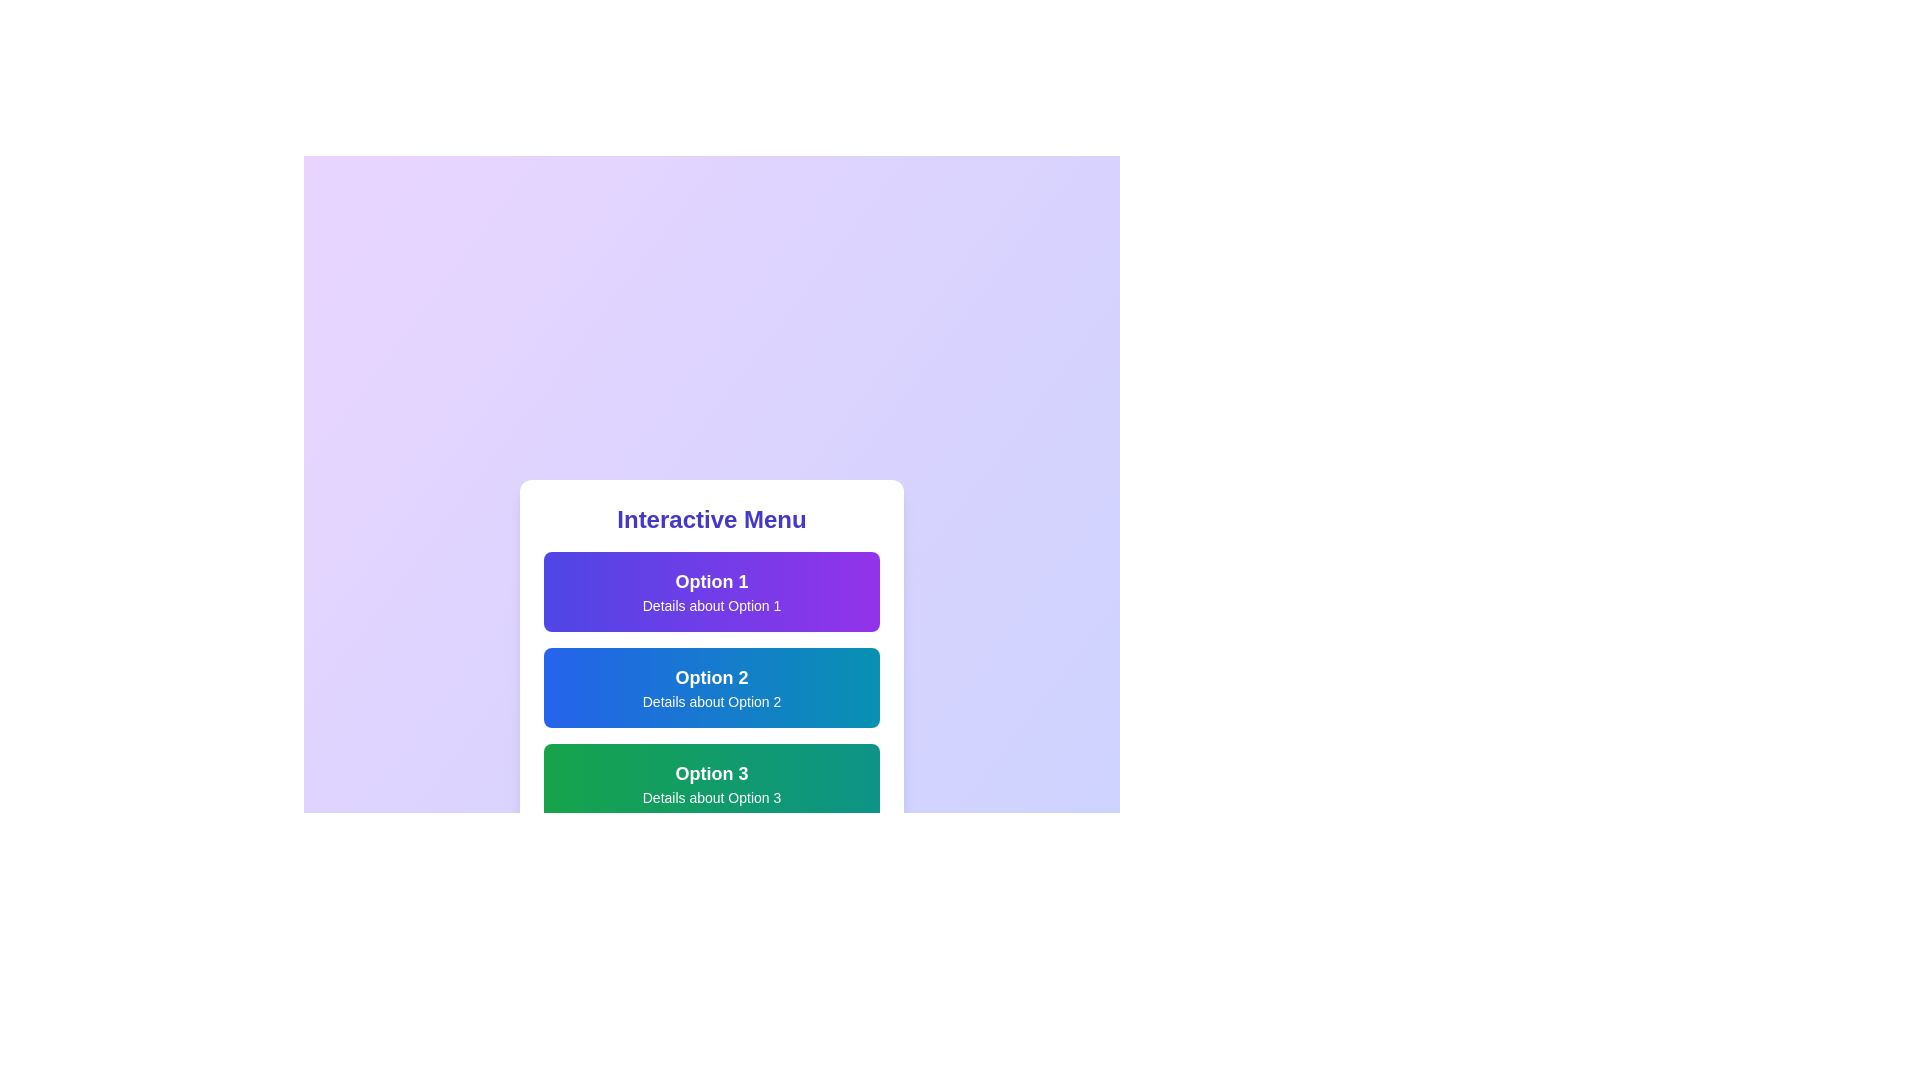 Image resolution: width=1920 pixels, height=1080 pixels. Describe the element at coordinates (711, 866) in the screenshot. I see `the action button located at the bottom of the menu` at that location.